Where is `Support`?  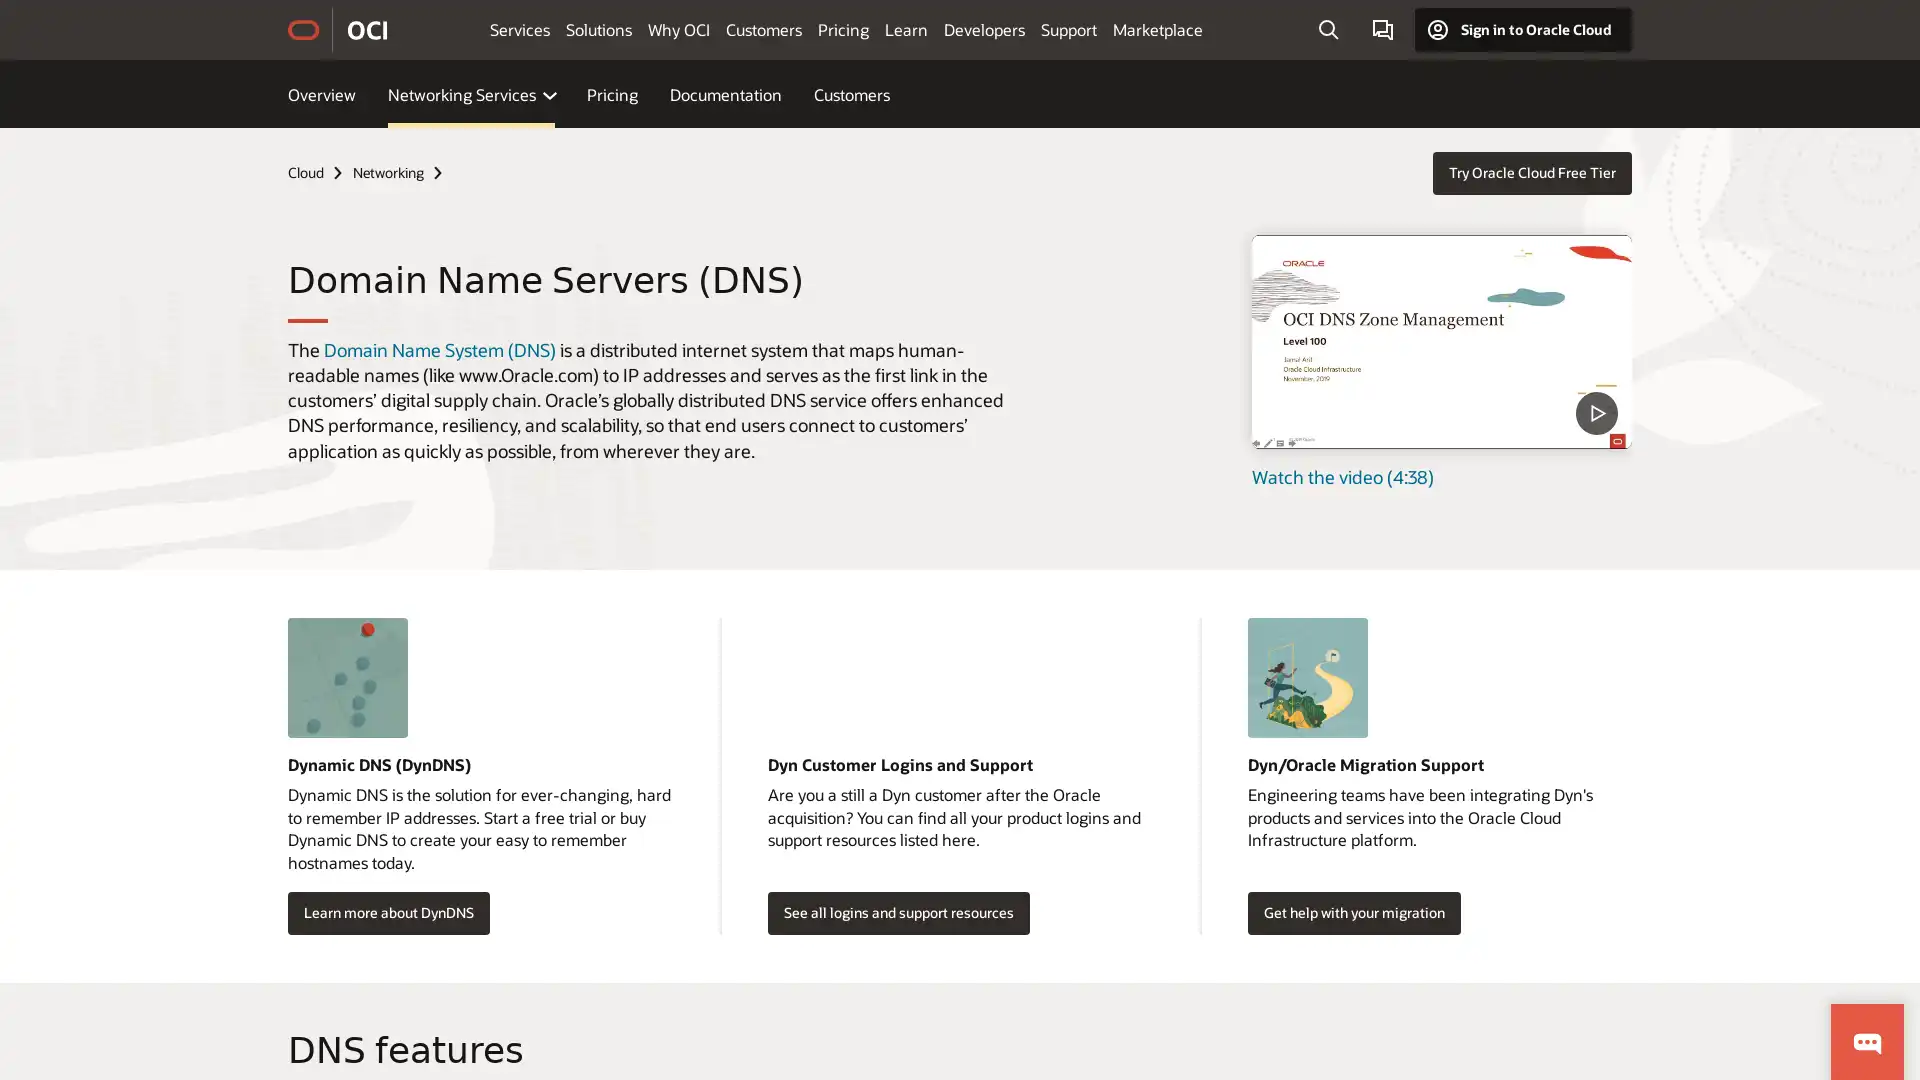 Support is located at coordinates (1068, 29).